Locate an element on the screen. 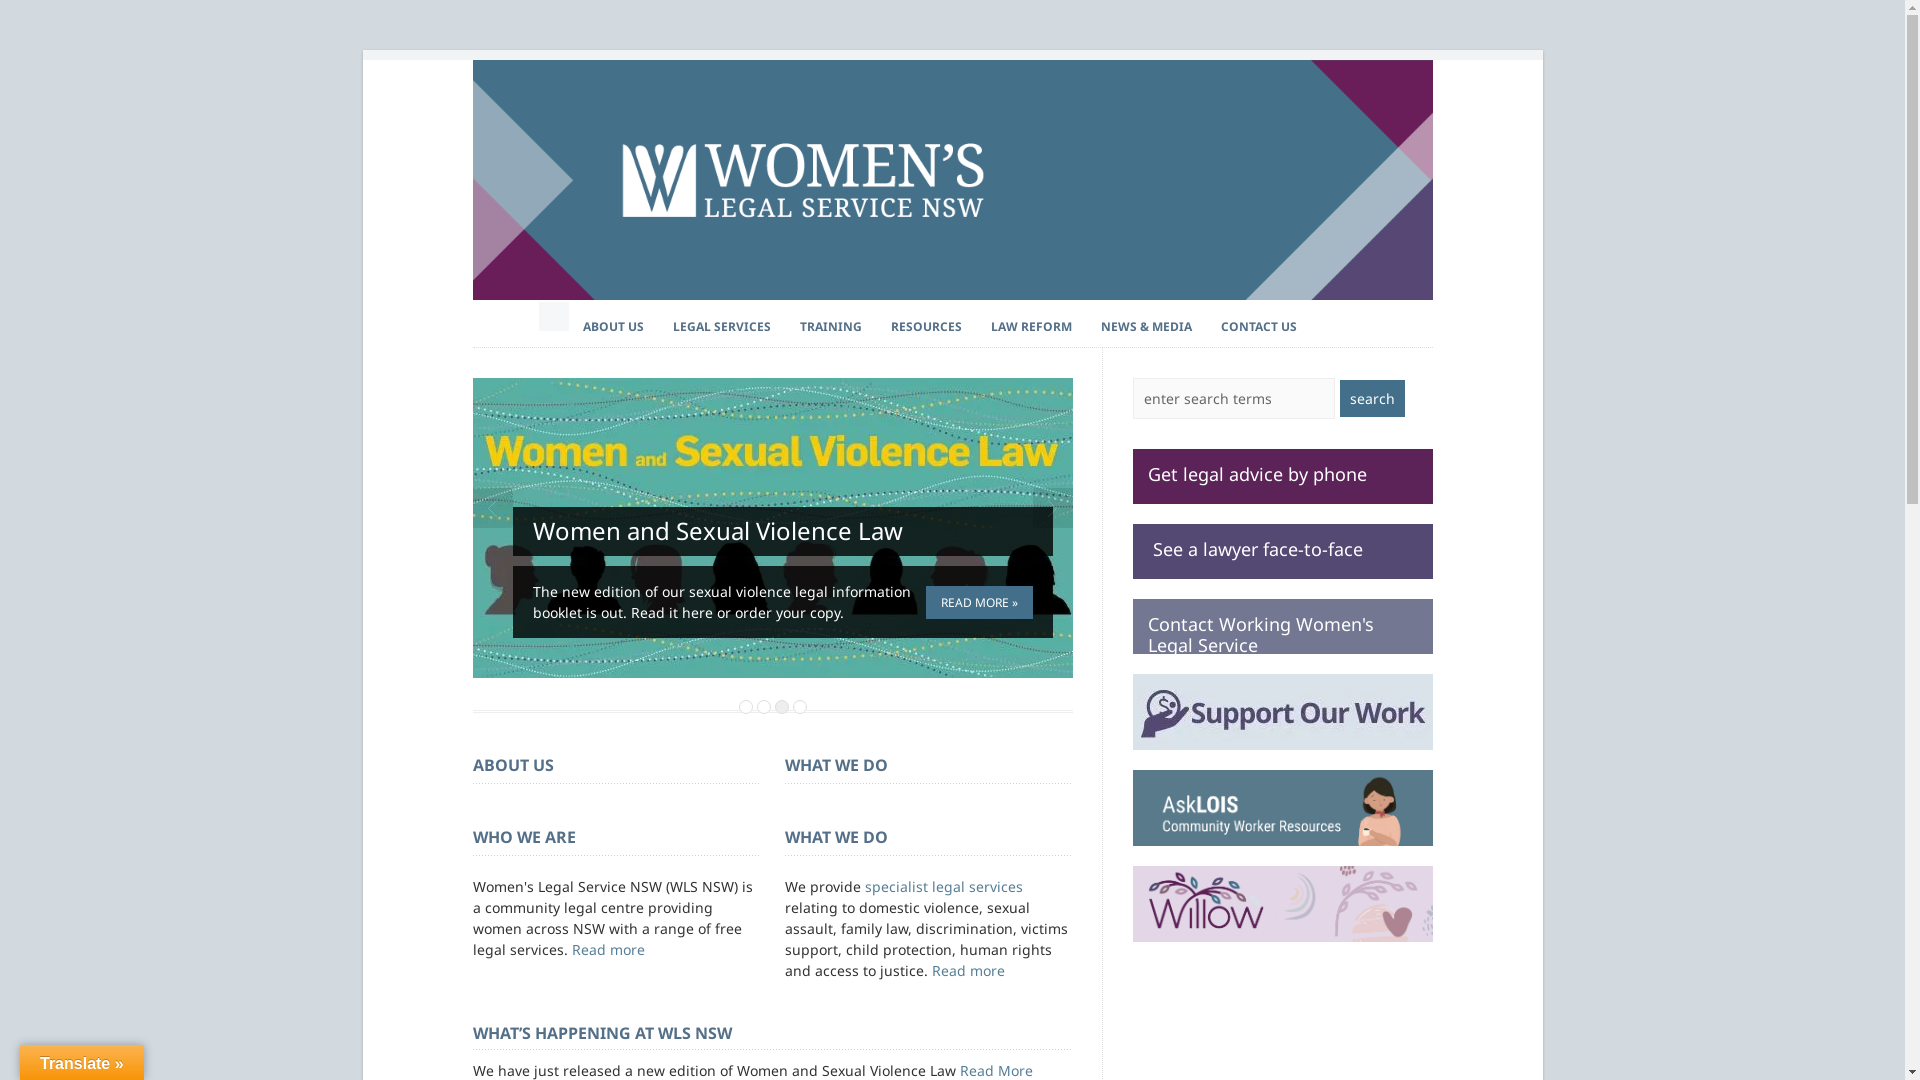 The width and height of the screenshot is (1920, 1080). 'LEGAL SERVICES' is located at coordinates (657, 326).